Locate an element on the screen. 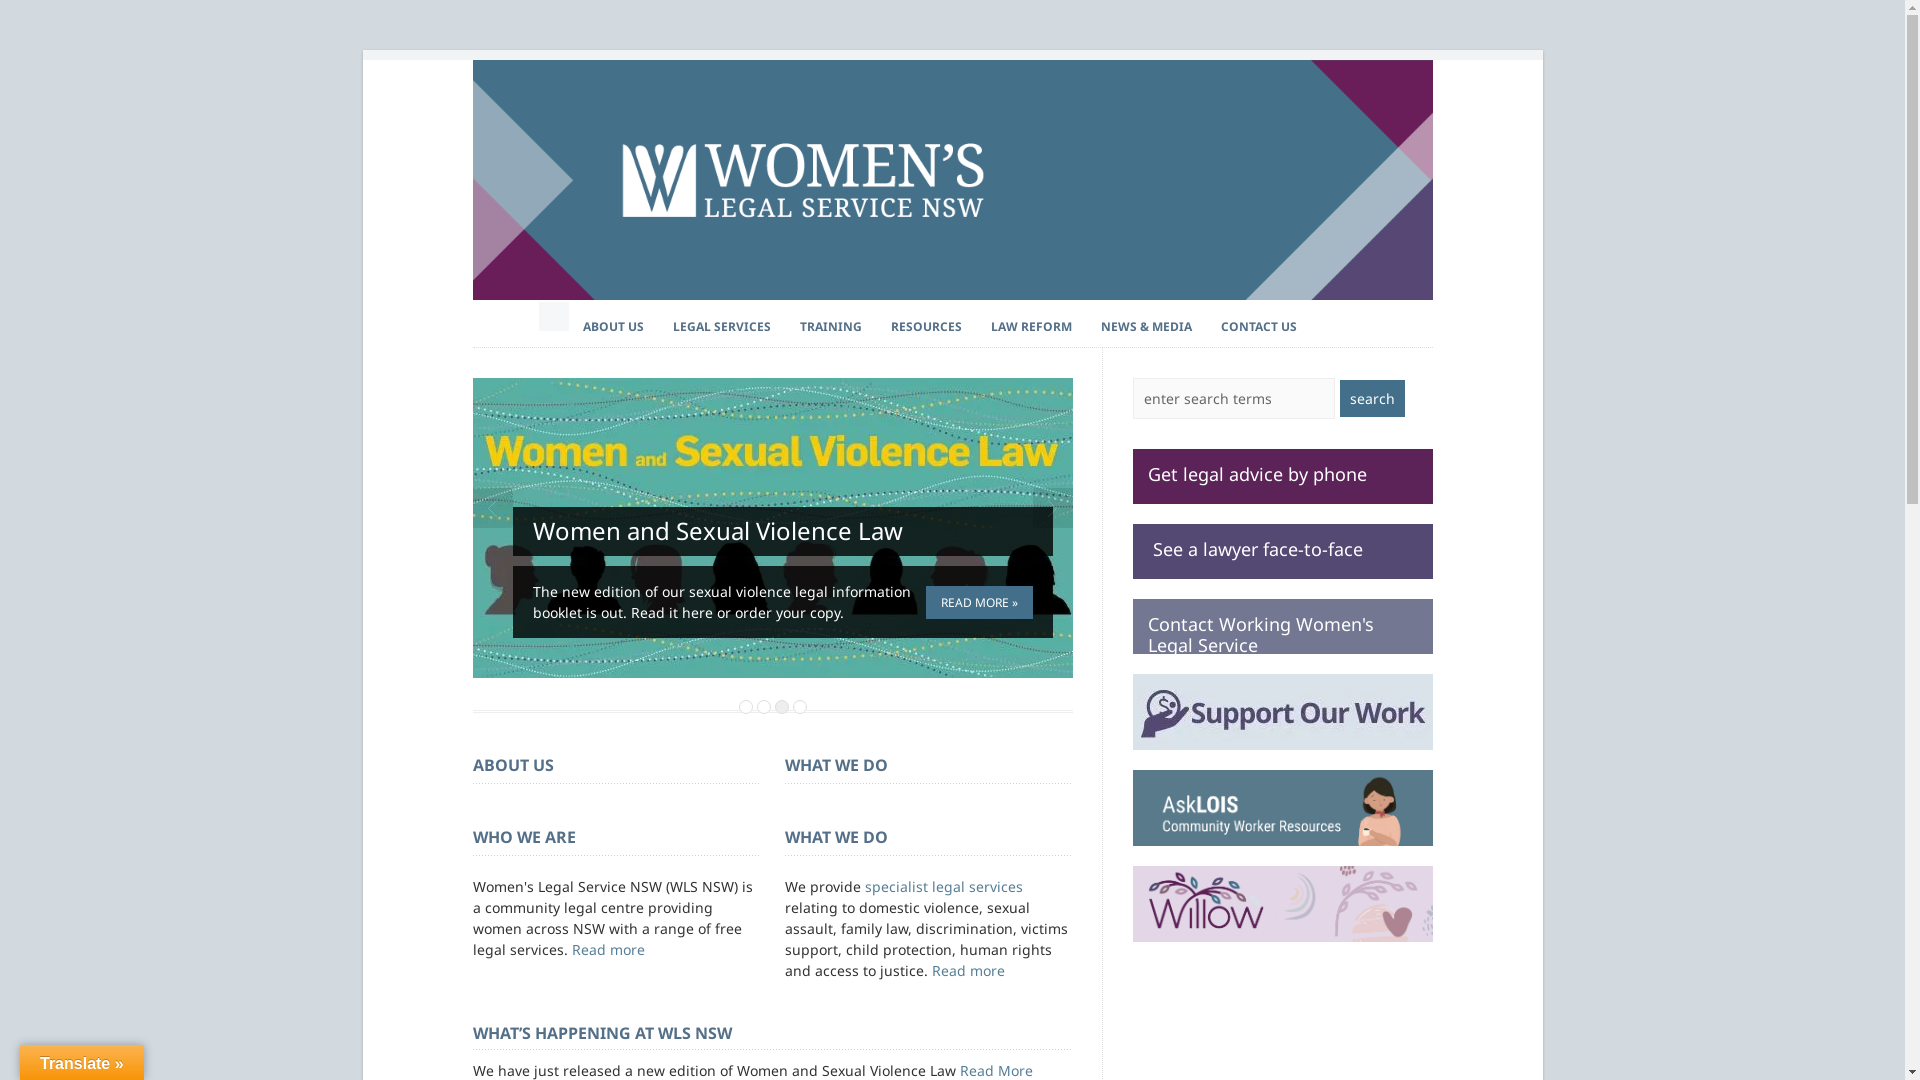 The width and height of the screenshot is (1920, 1080). 'LEGAL SERVICES' is located at coordinates (657, 326).